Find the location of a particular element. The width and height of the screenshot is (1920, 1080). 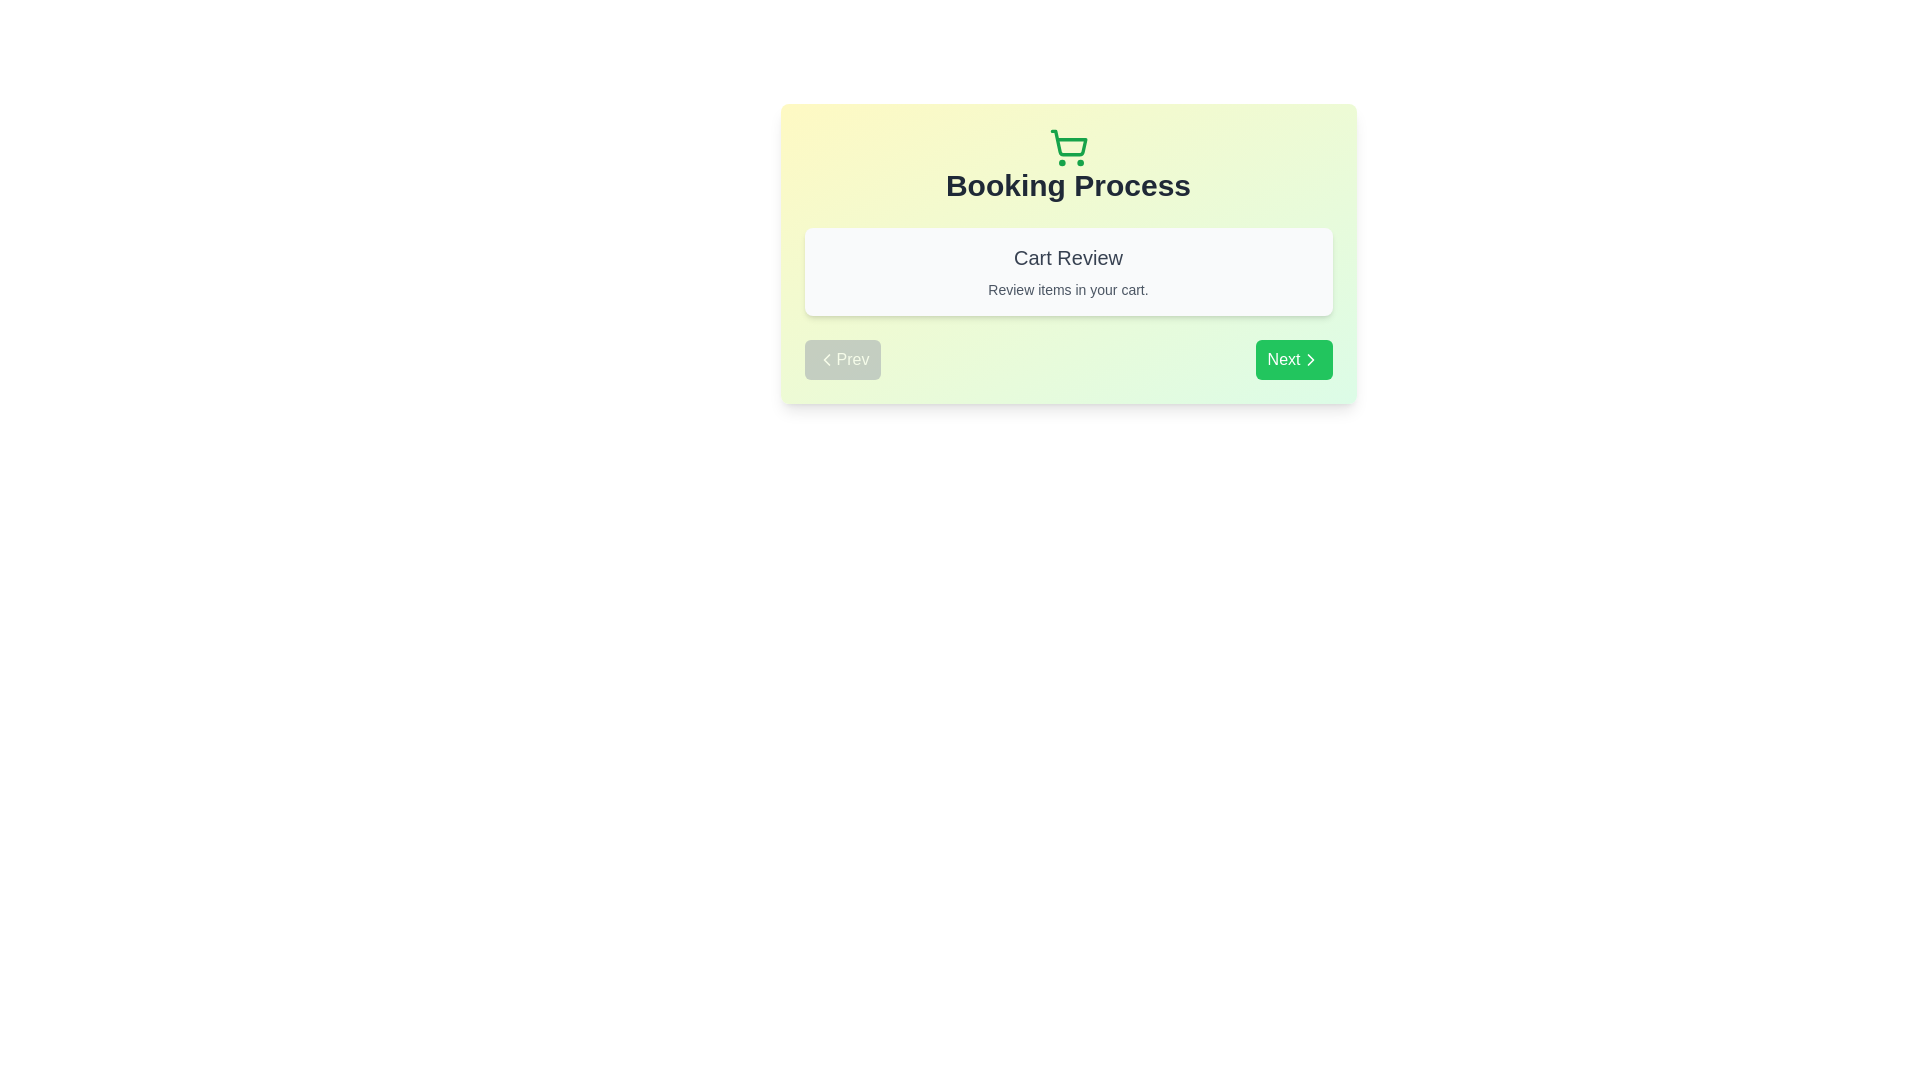

the left-pointing arrow icon that is part of the 'Prev' navigation button located at the bottom-left of the main content area is located at coordinates (826, 358).